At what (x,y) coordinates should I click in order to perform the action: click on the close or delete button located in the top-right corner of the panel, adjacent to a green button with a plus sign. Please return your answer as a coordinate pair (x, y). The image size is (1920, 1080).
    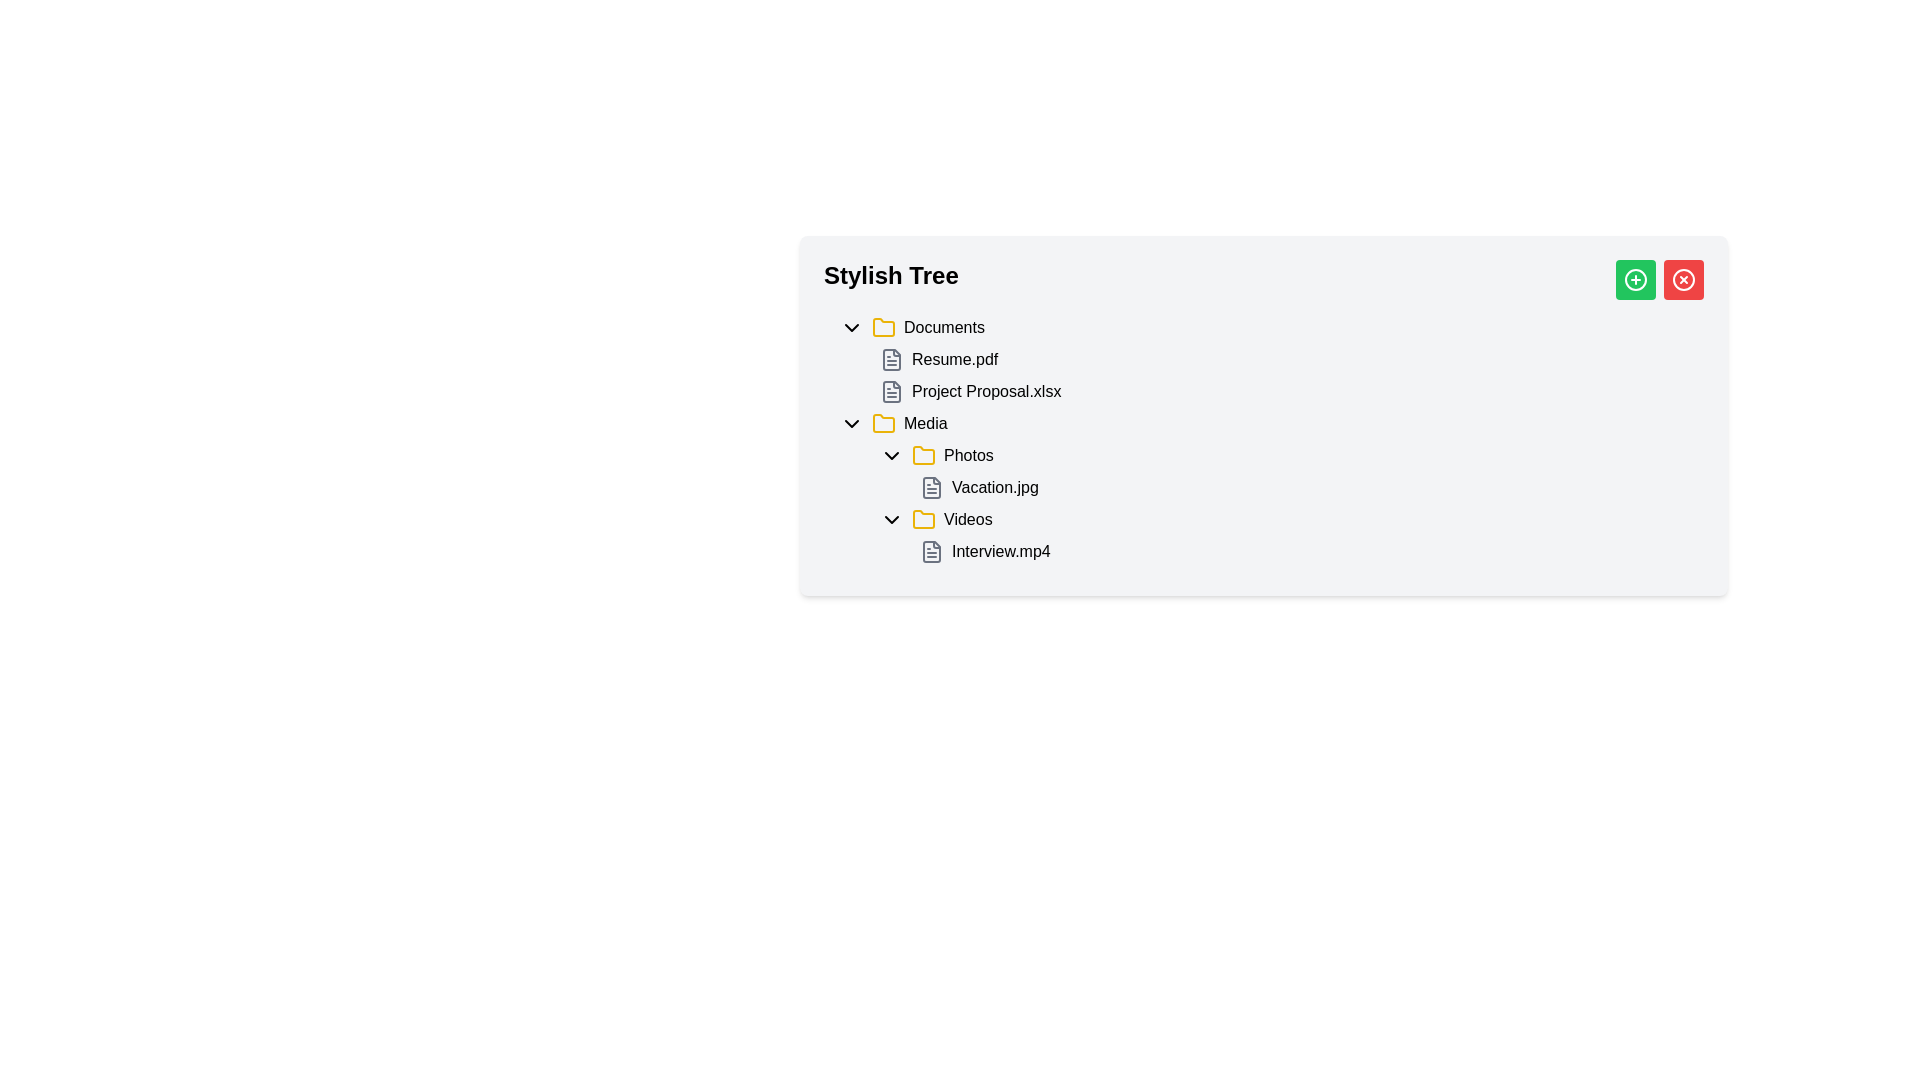
    Looking at the image, I should click on (1683, 280).